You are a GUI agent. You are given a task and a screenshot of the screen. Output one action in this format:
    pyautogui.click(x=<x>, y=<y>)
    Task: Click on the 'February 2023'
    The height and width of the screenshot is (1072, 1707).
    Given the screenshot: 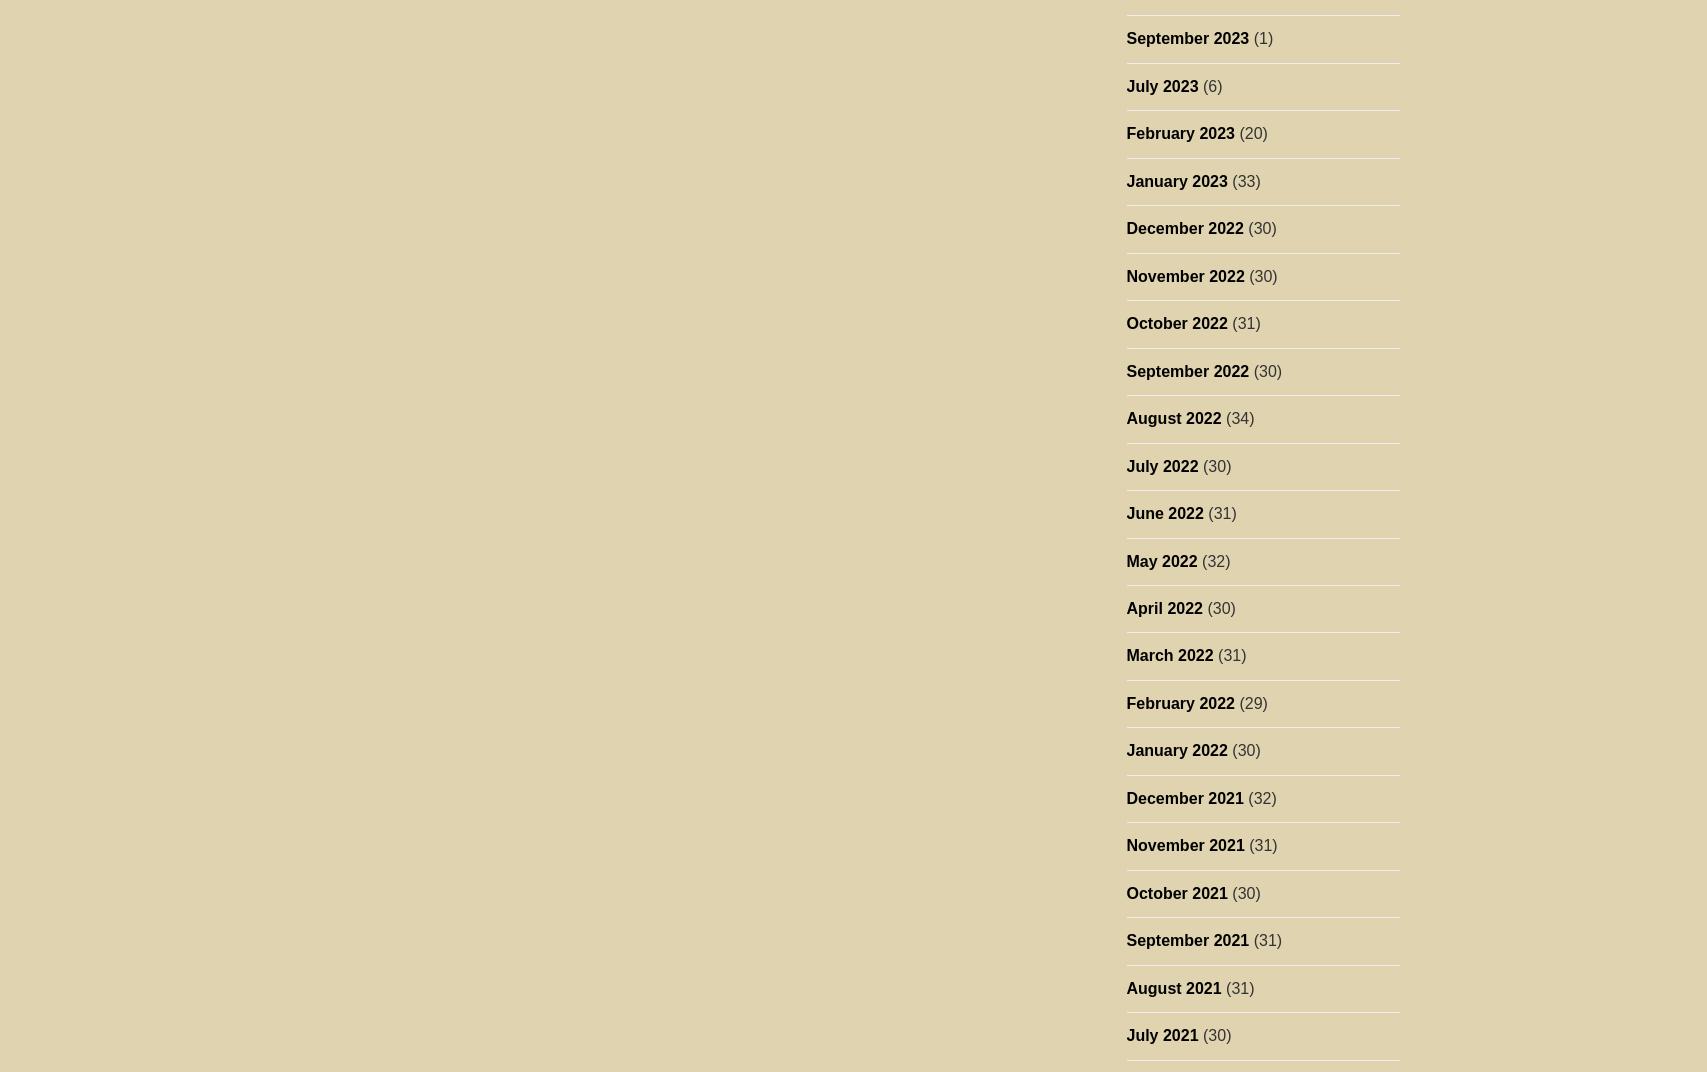 What is the action you would take?
    pyautogui.click(x=1179, y=133)
    